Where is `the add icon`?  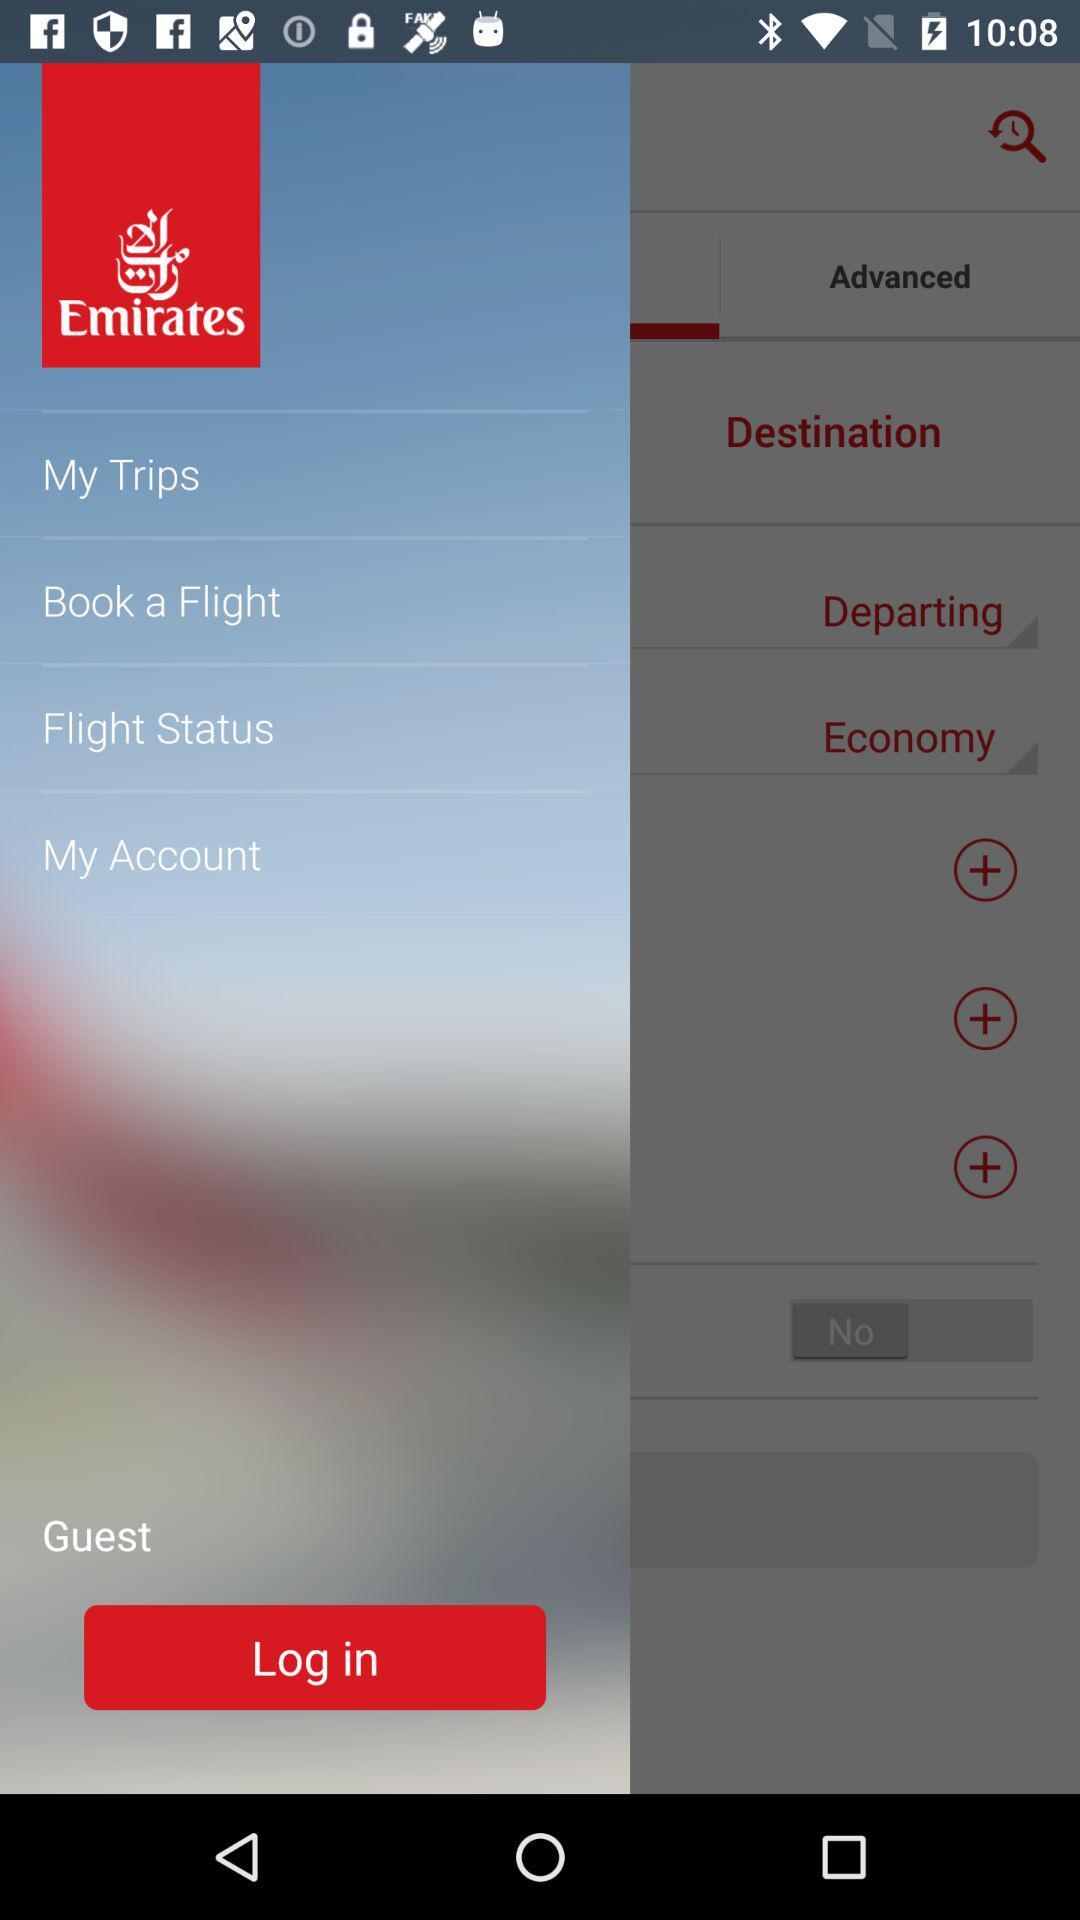
the add icon is located at coordinates (984, 1166).